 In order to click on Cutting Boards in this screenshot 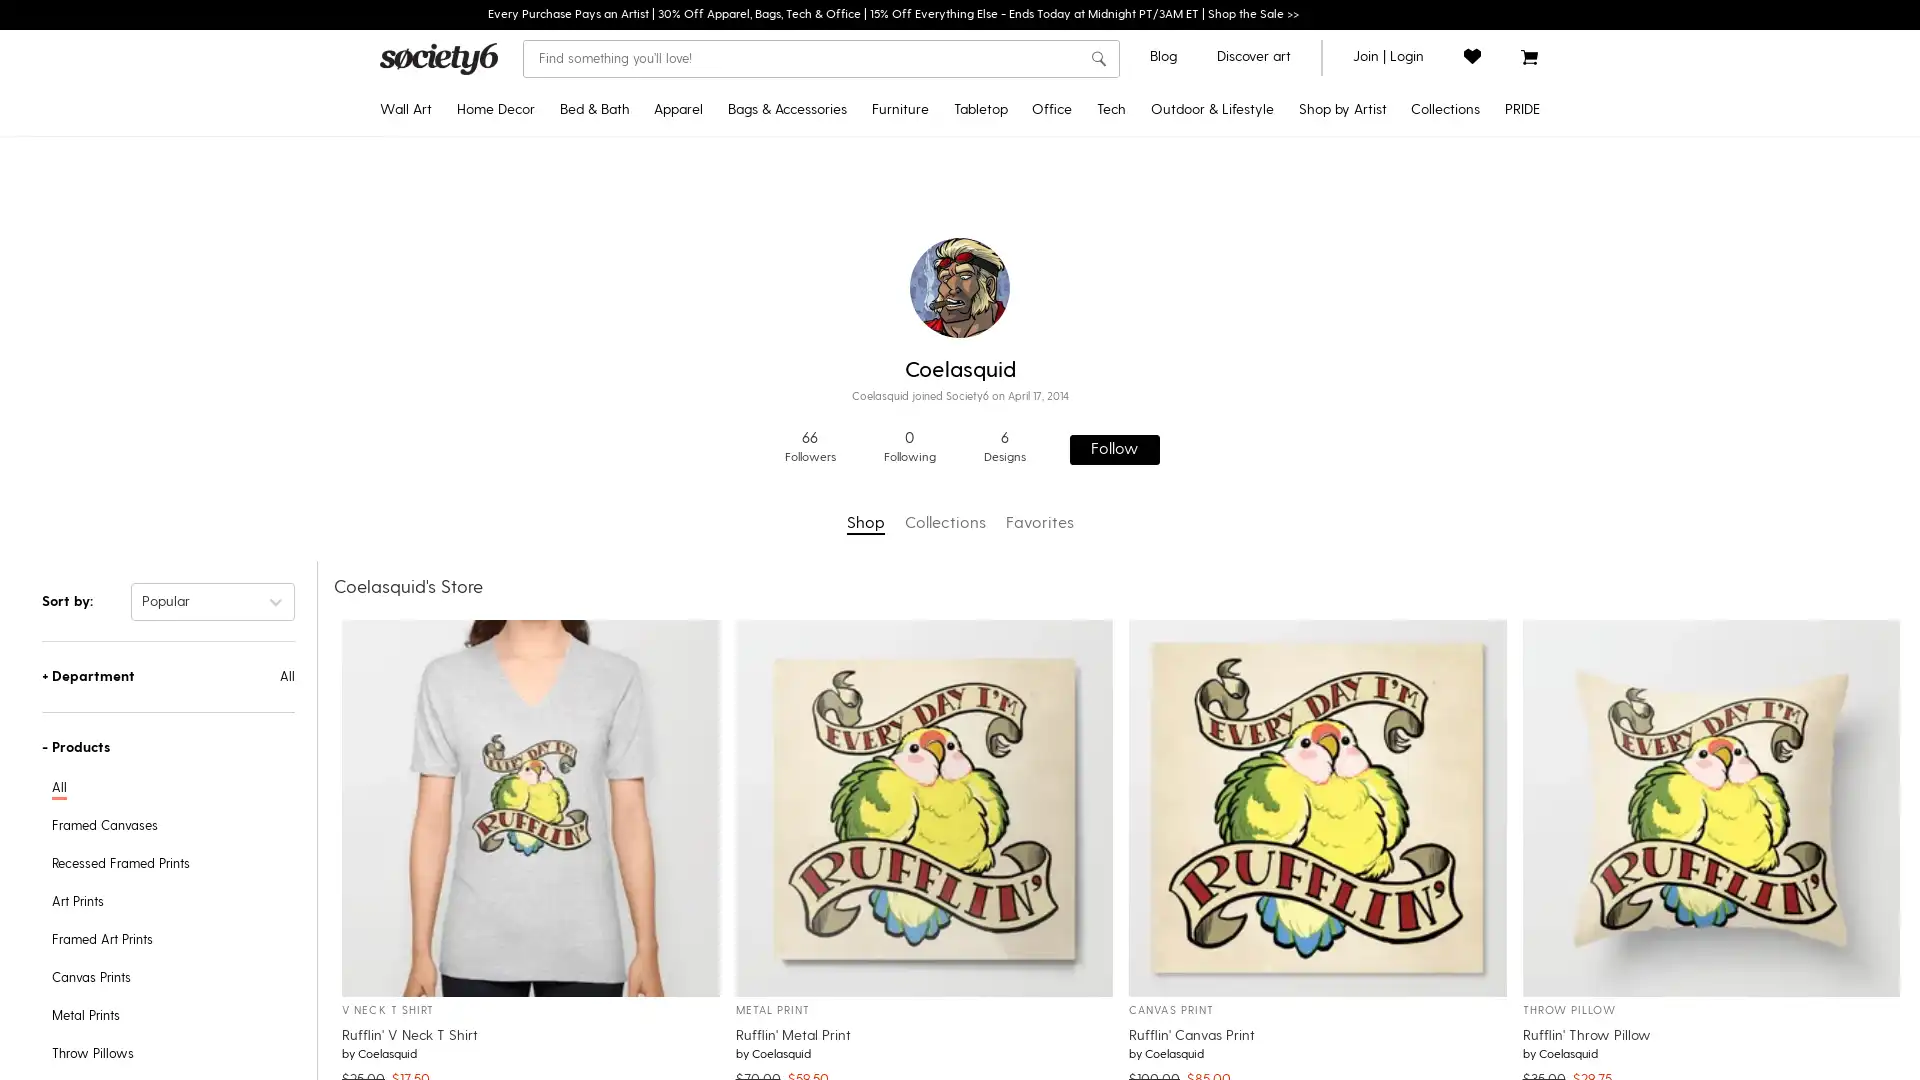, I will do `click(1017, 416)`.